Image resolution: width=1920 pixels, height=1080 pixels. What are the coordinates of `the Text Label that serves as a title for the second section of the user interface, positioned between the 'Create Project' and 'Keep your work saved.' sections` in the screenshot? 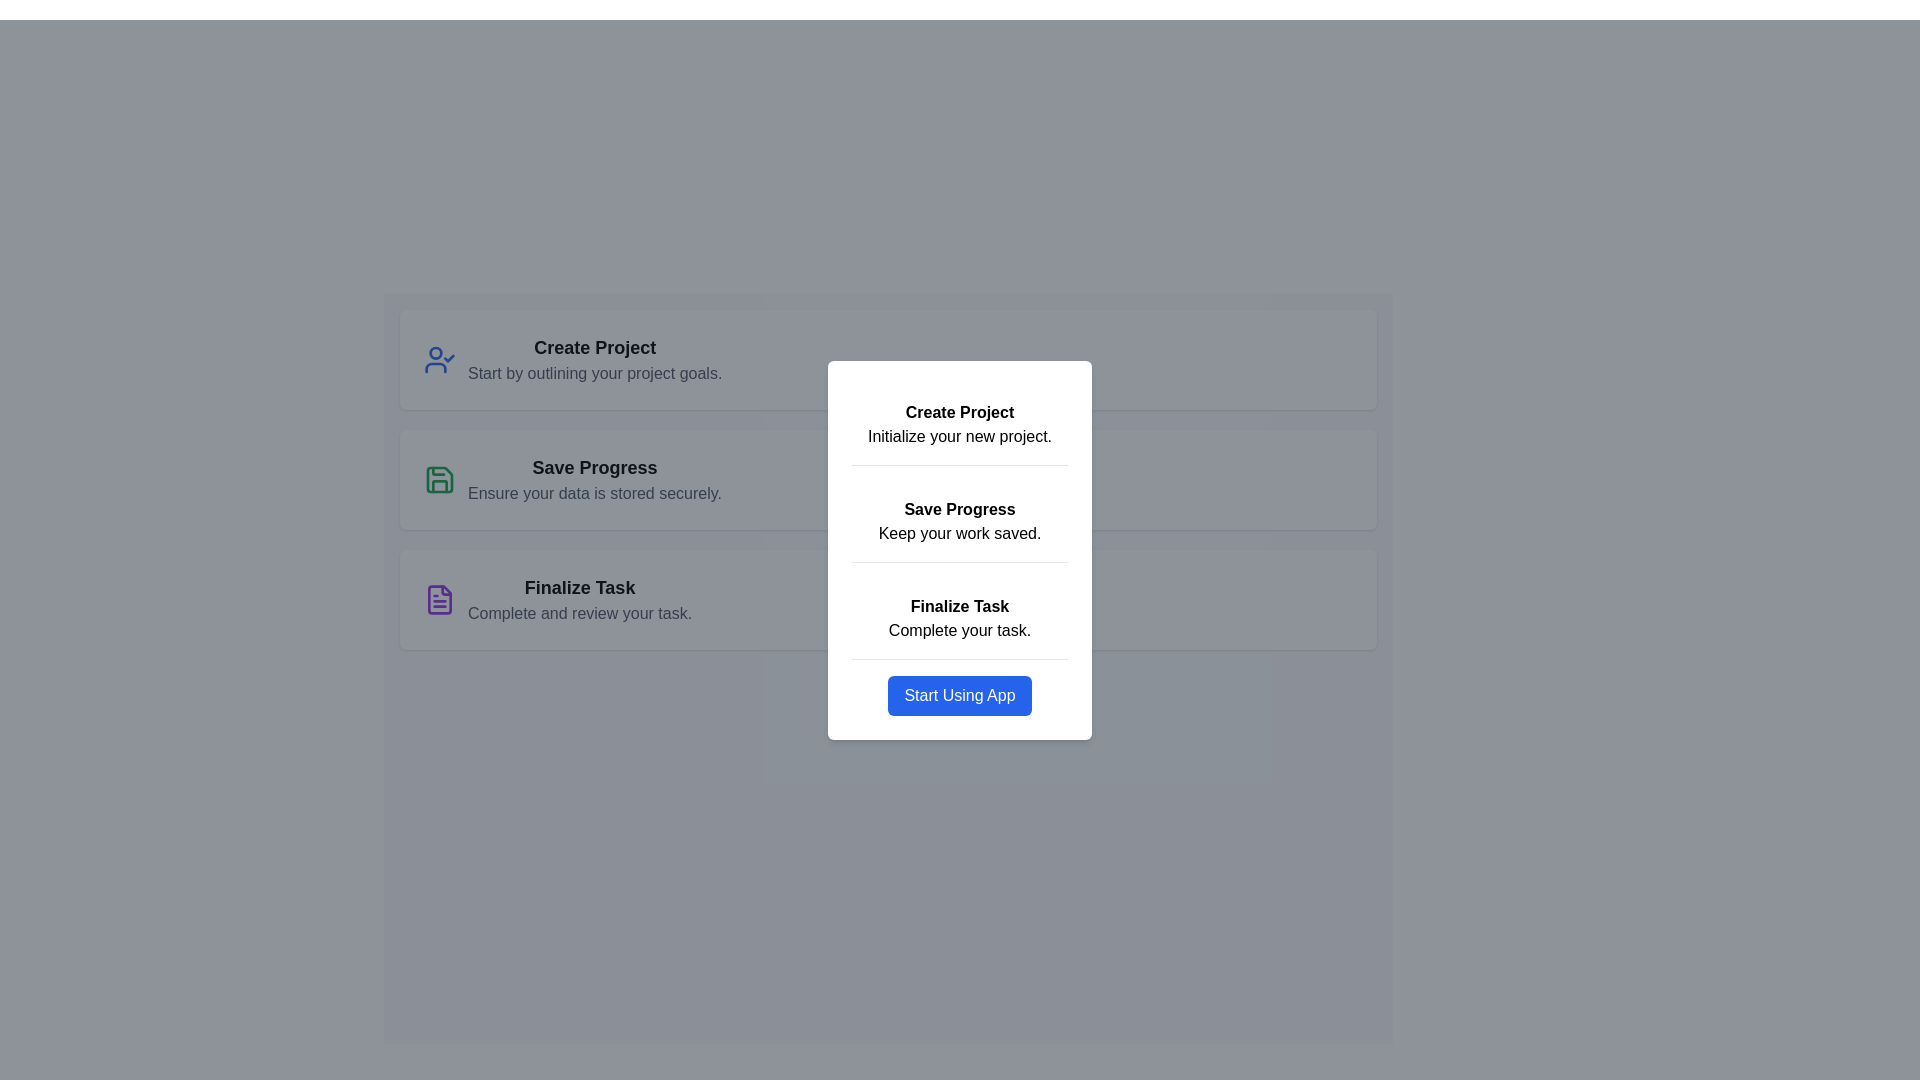 It's located at (960, 508).